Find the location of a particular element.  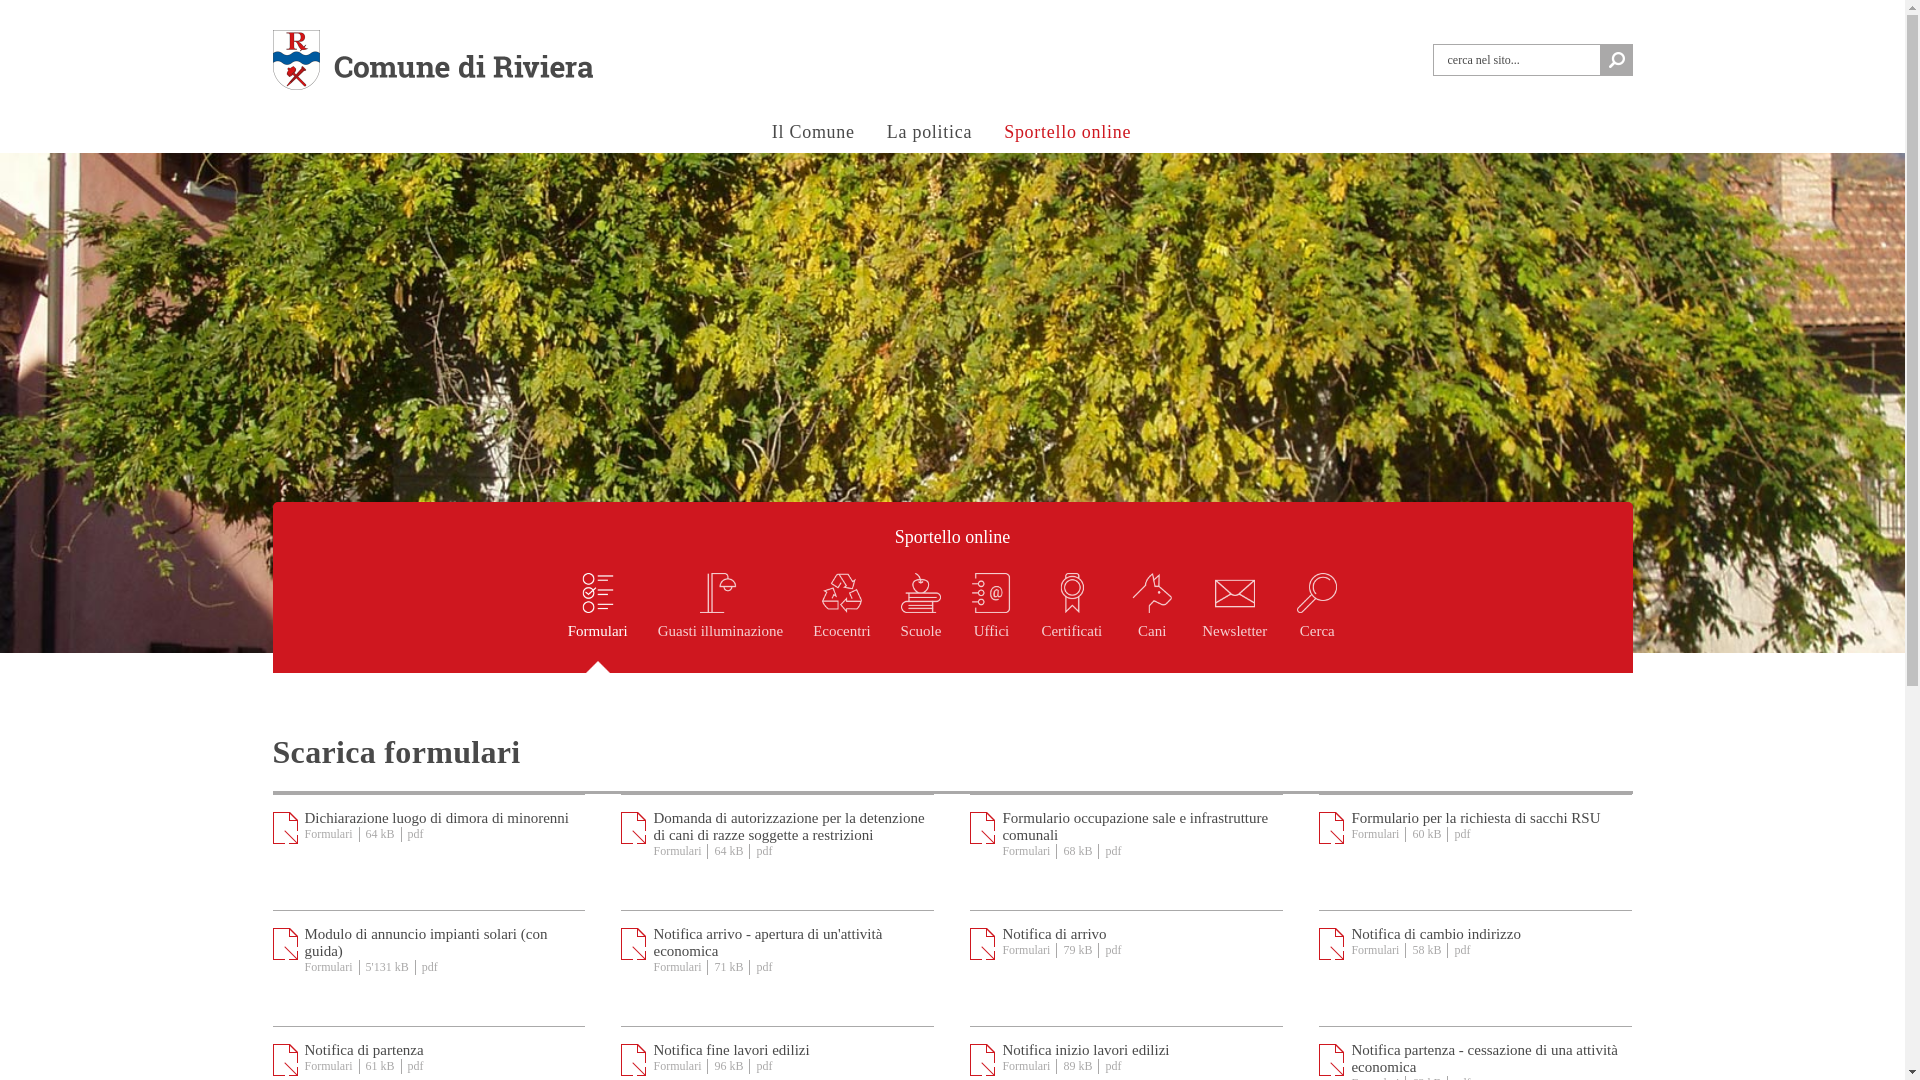

'Formulario per la richiesta di sacchi RSU' is located at coordinates (1475, 817).